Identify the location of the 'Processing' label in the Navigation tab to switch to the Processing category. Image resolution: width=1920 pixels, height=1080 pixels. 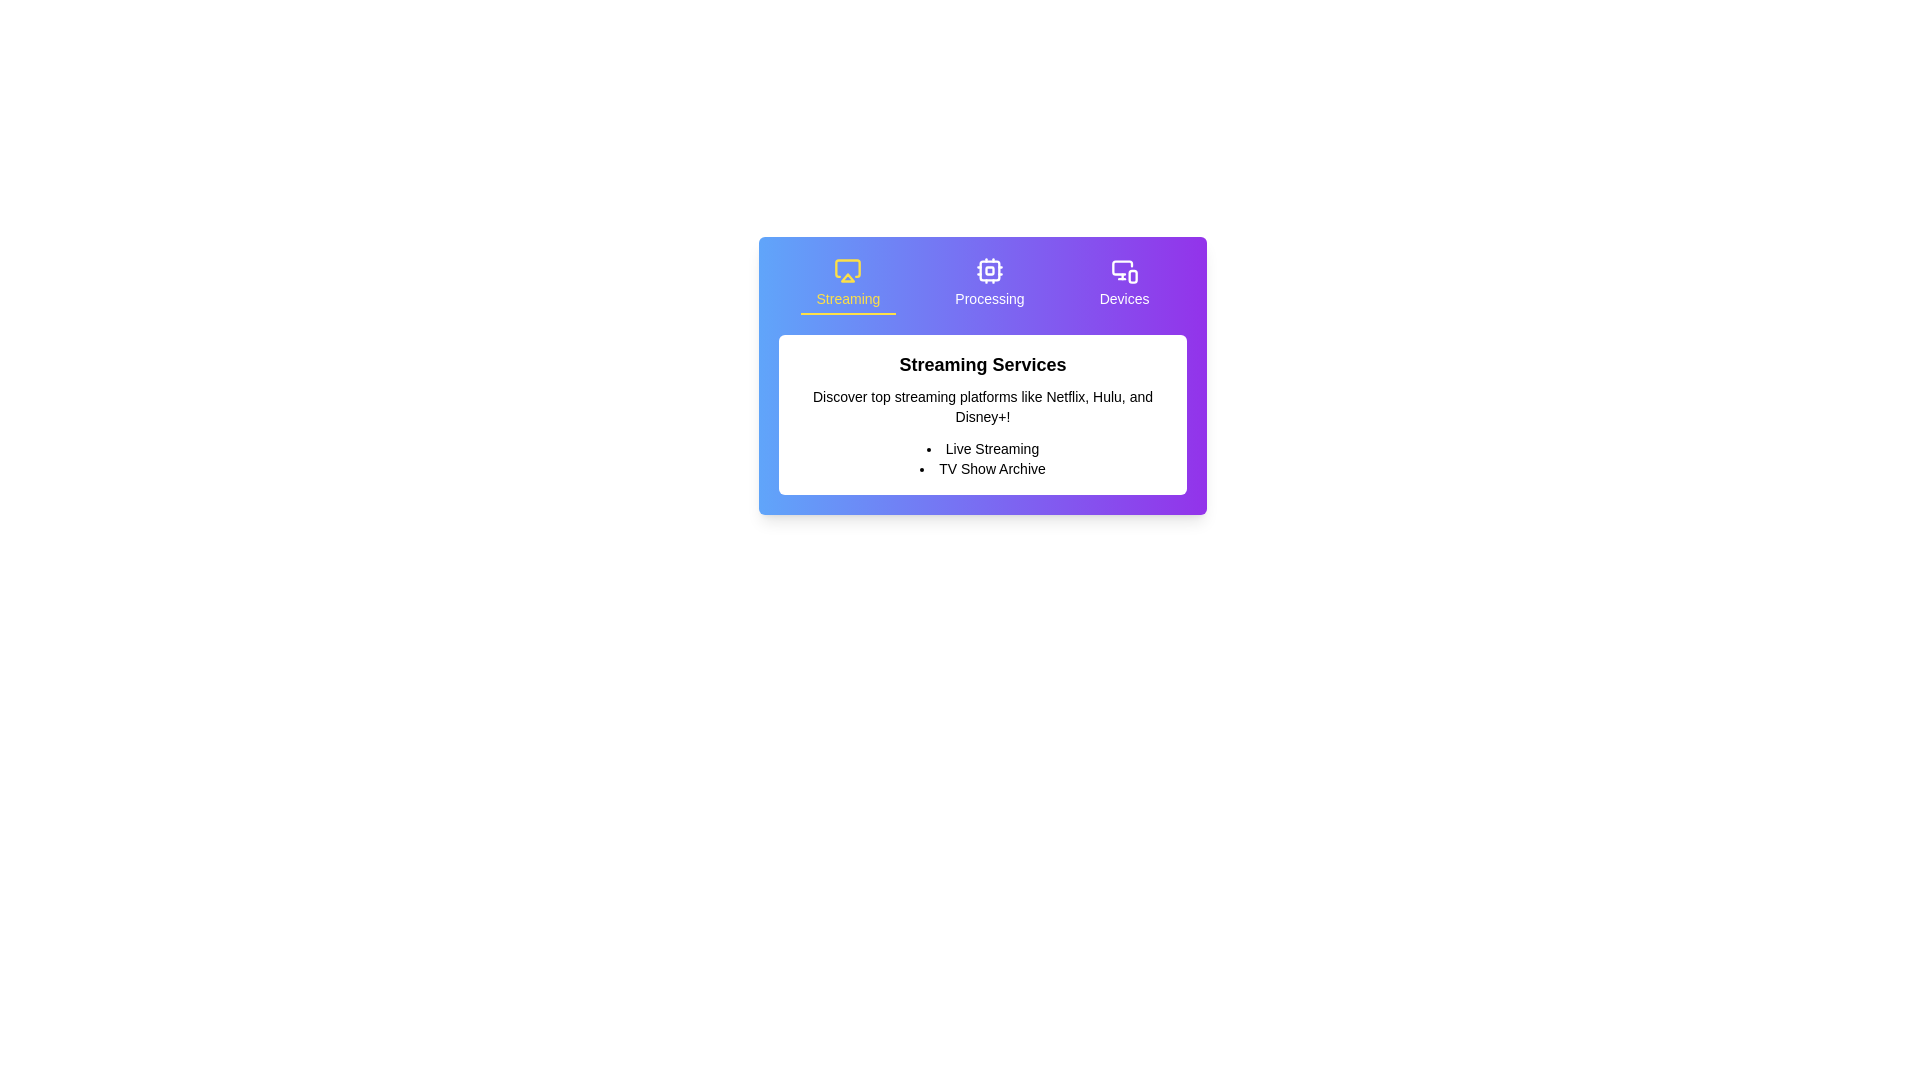
(983, 285).